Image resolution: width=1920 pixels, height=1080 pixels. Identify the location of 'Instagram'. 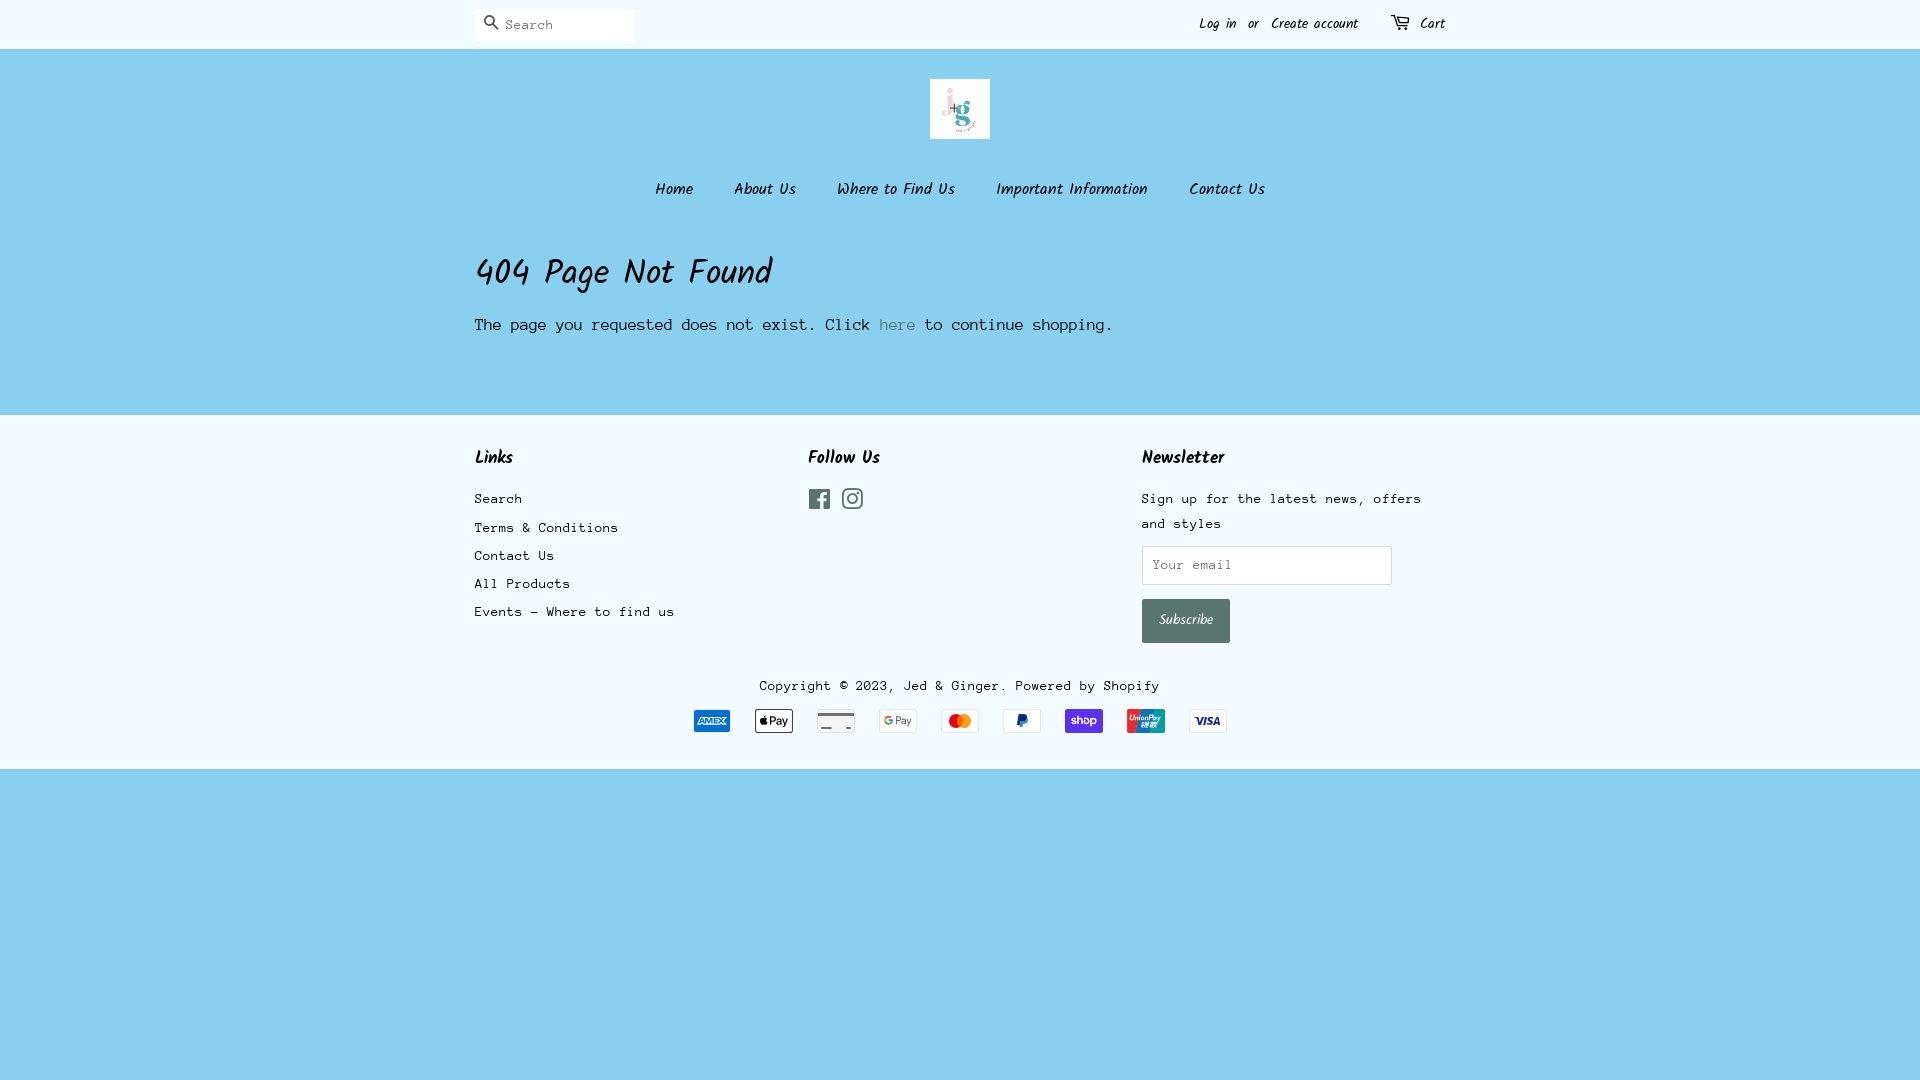
(851, 502).